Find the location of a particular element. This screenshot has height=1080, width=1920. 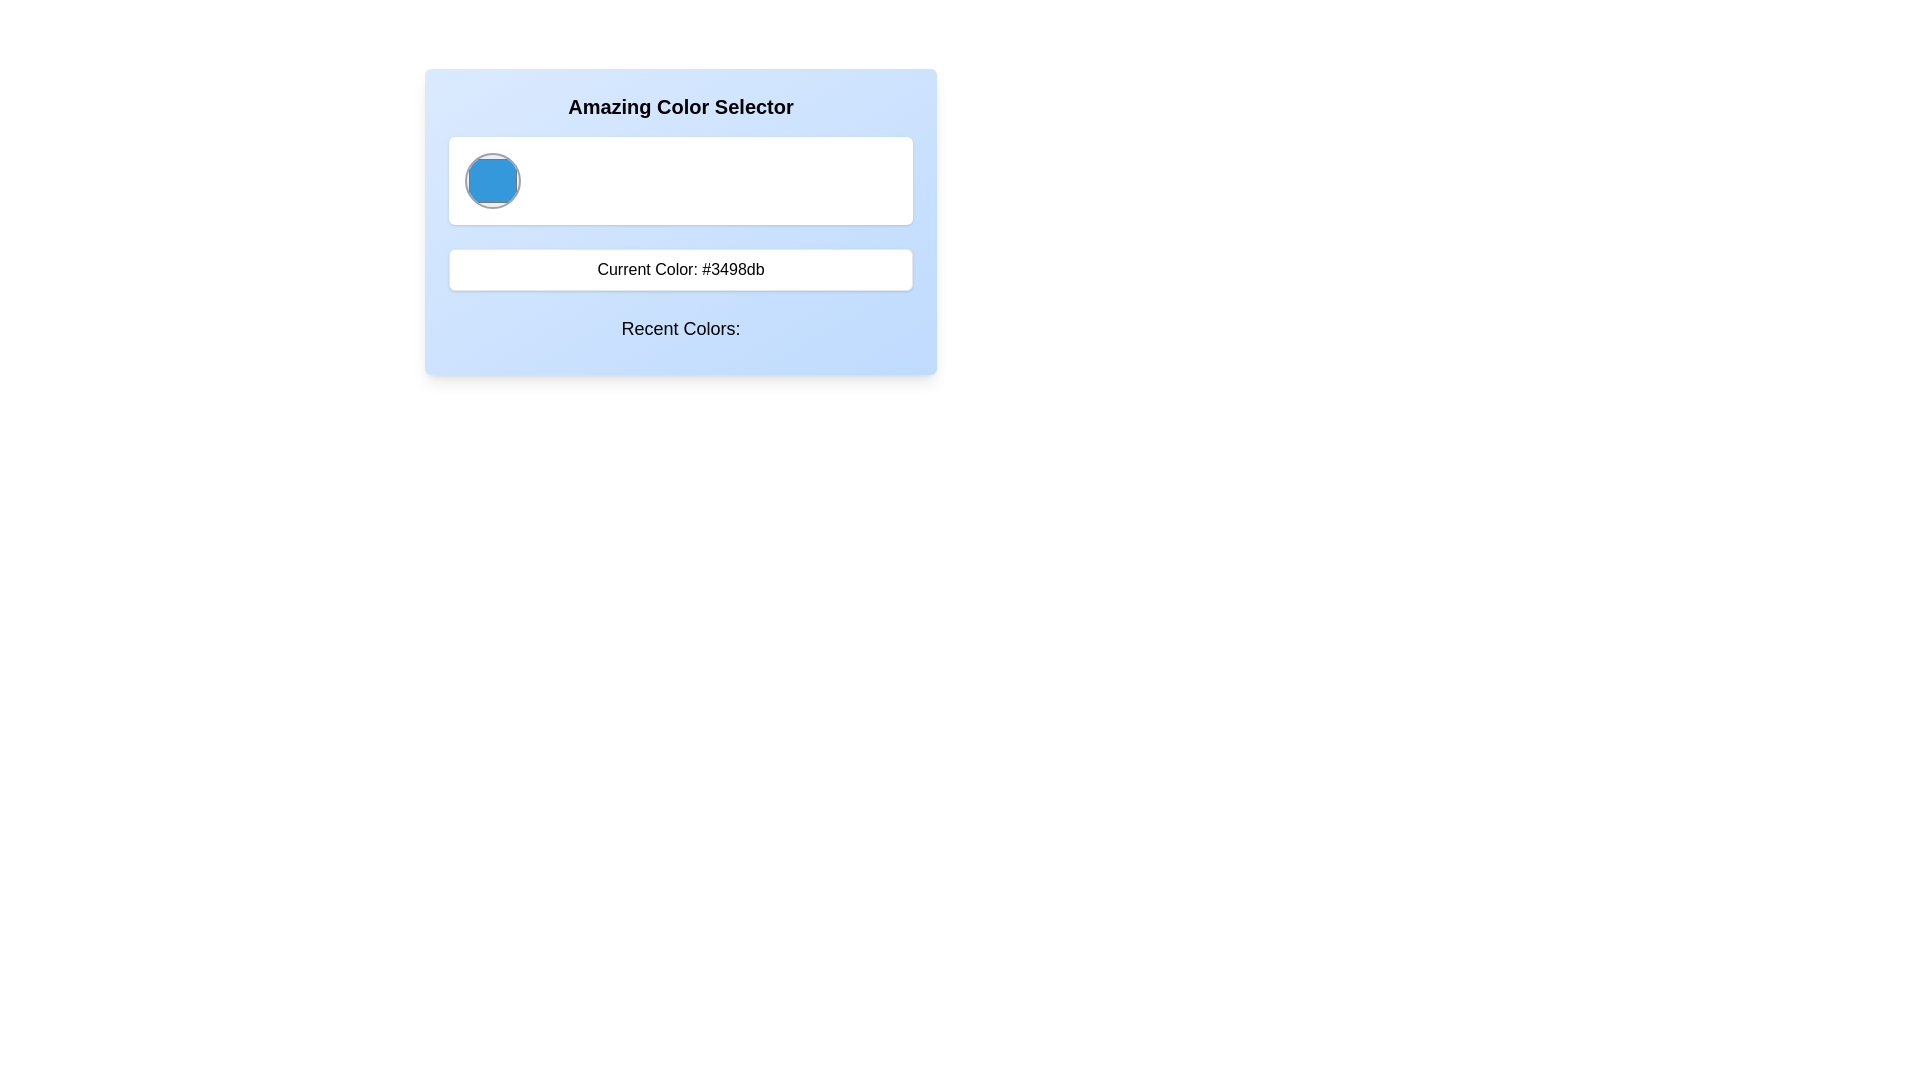

the text label that displays 'Recent Colors:' styled in bold, medium-sized font against a light blue background, located directly below the 'Current Color:' box is located at coordinates (681, 327).